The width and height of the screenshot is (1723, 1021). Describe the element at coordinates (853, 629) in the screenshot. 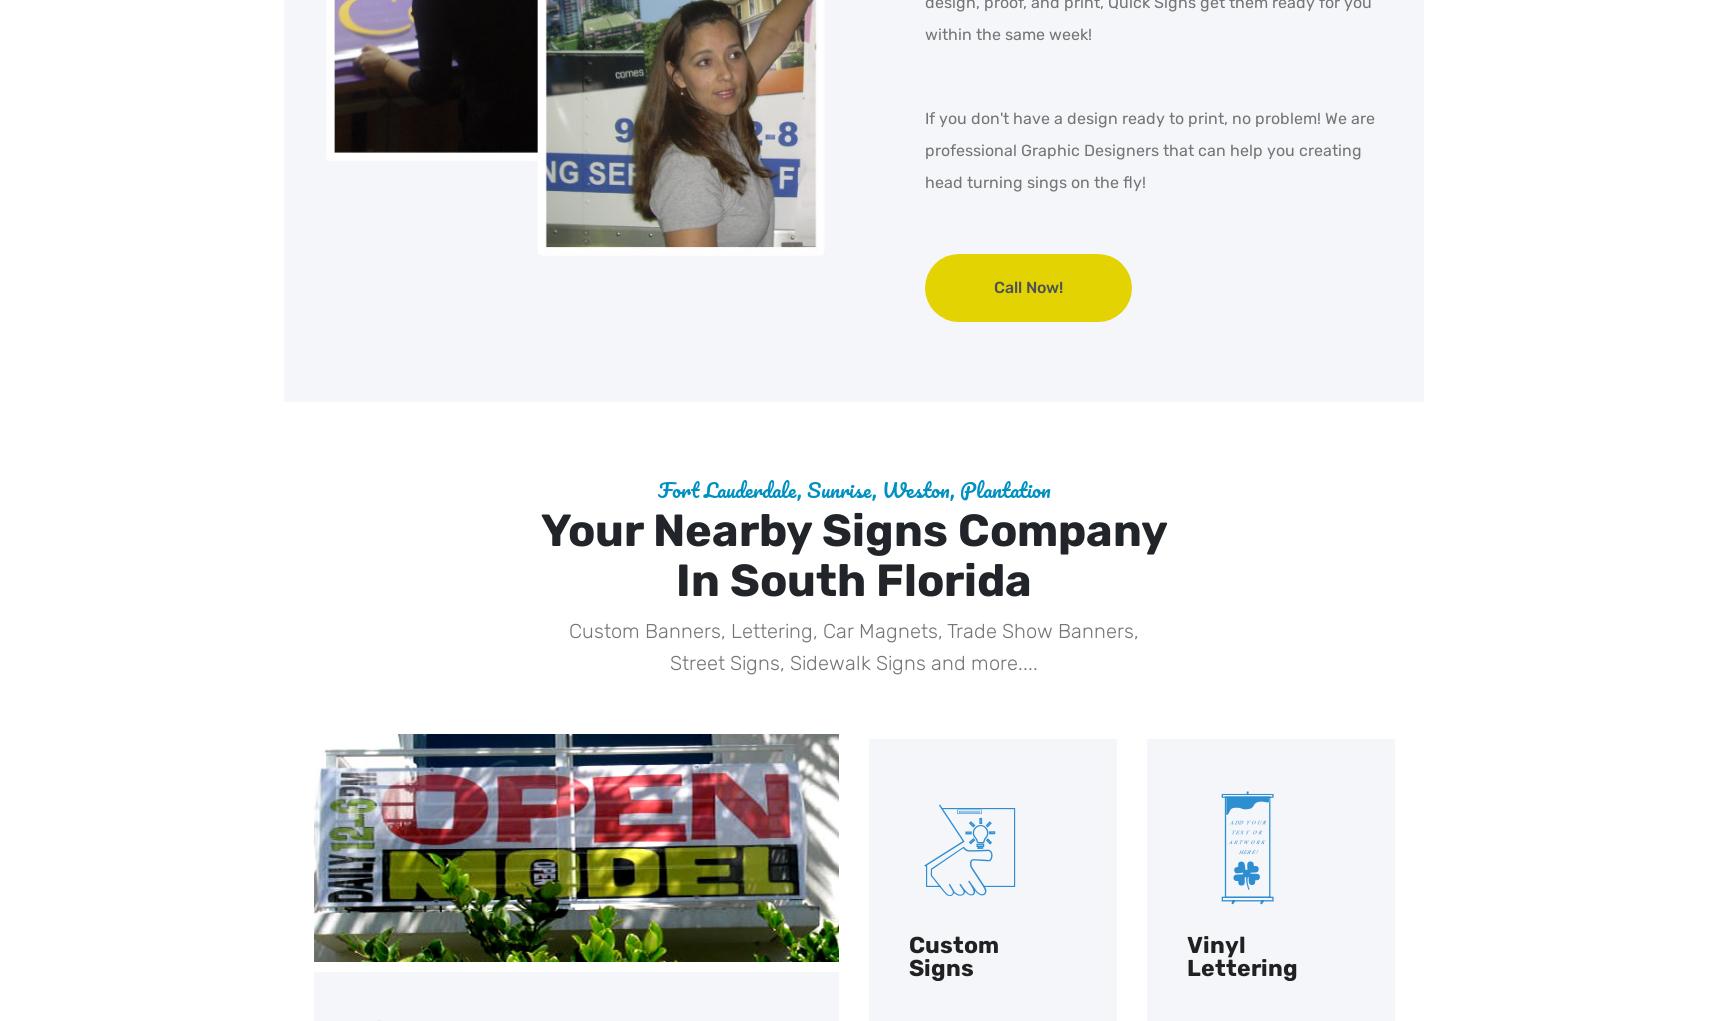

I see `'Custom Banners, Lettering, Car Magnets, Trade Show Banners,'` at that location.